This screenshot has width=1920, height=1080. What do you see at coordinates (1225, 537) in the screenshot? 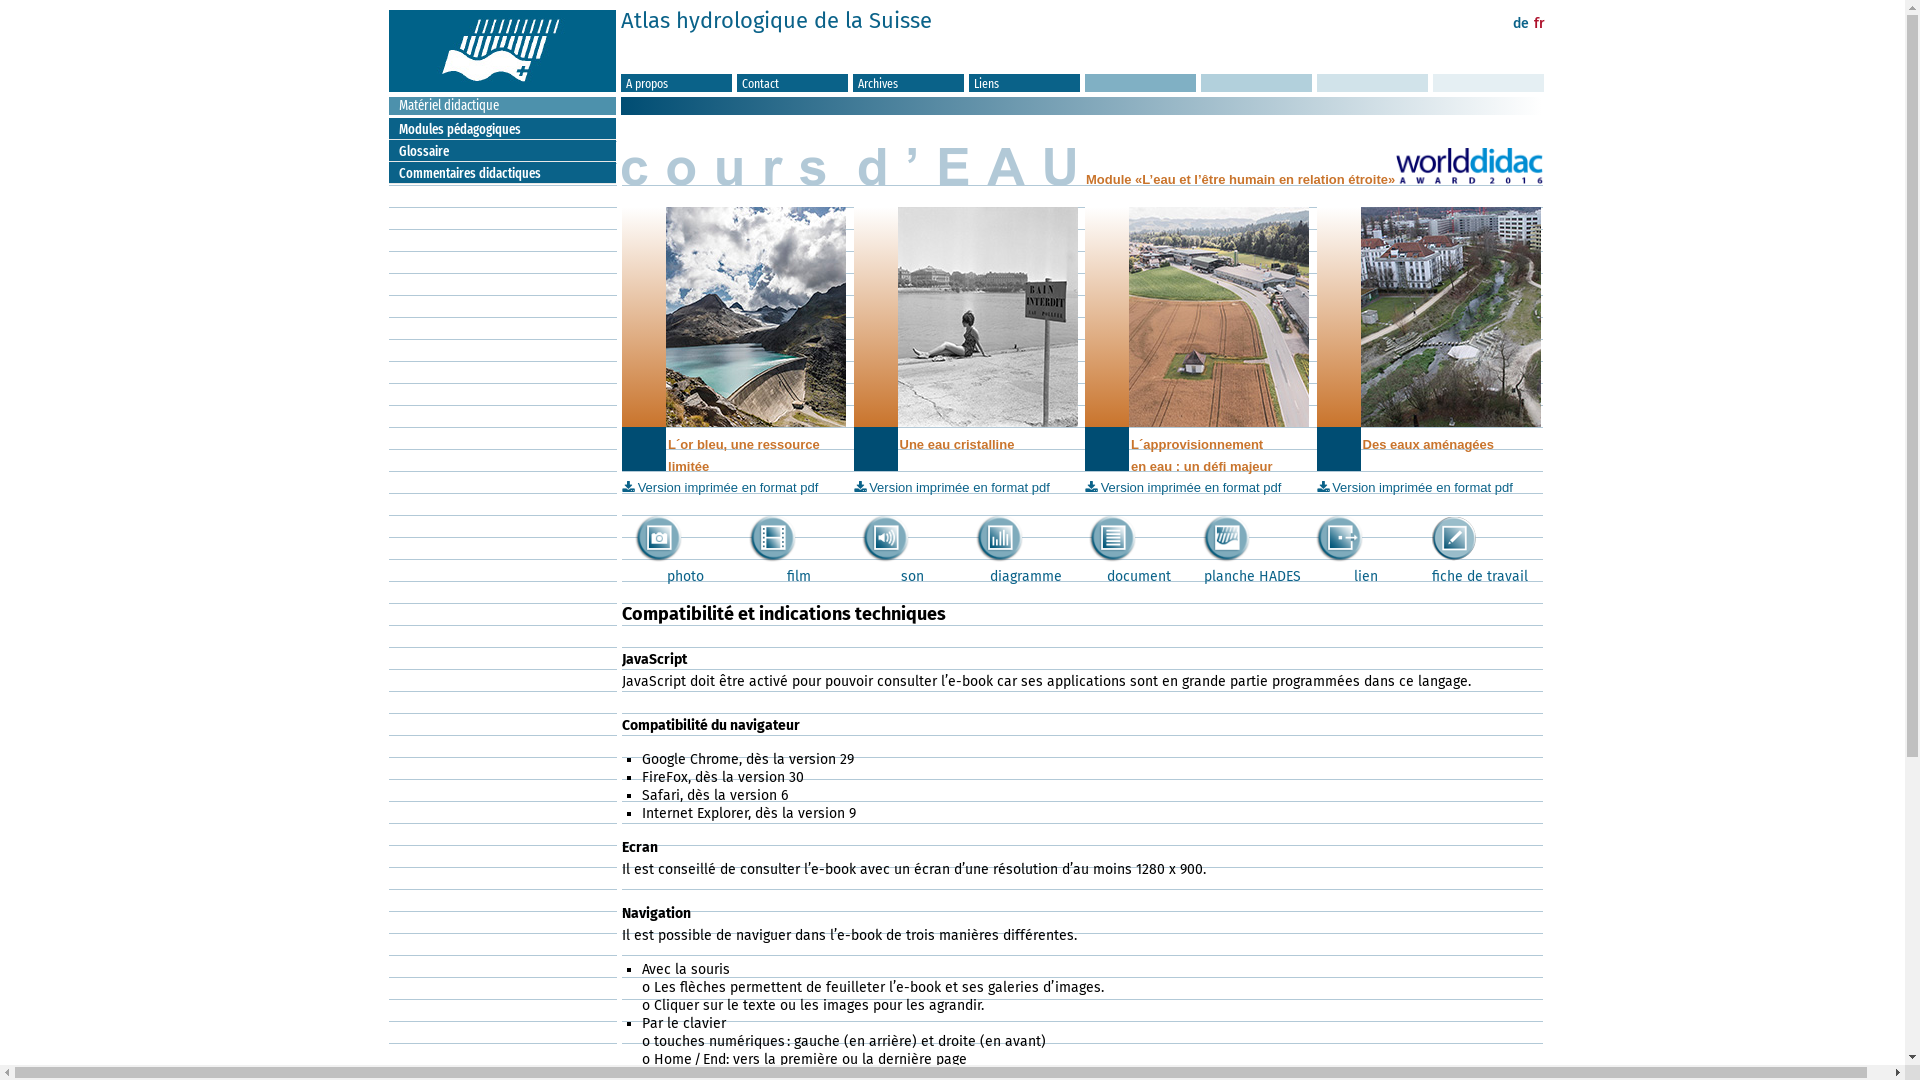
I see `'bouton planche HADES'` at bounding box center [1225, 537].